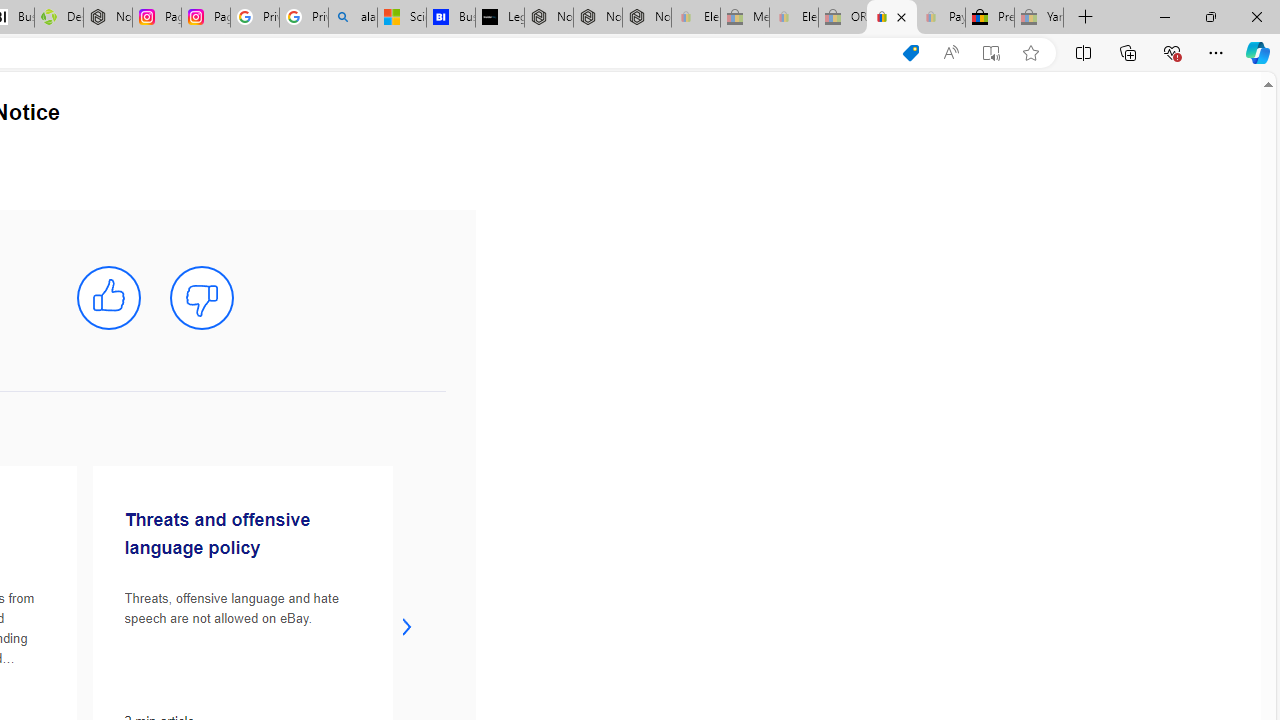  What do you see at coordinates (1039, 17) in the screenshot?
I see `'Yard, Garden & Outdoor Living - Sleeping'` at bounding box center [1039, 17].